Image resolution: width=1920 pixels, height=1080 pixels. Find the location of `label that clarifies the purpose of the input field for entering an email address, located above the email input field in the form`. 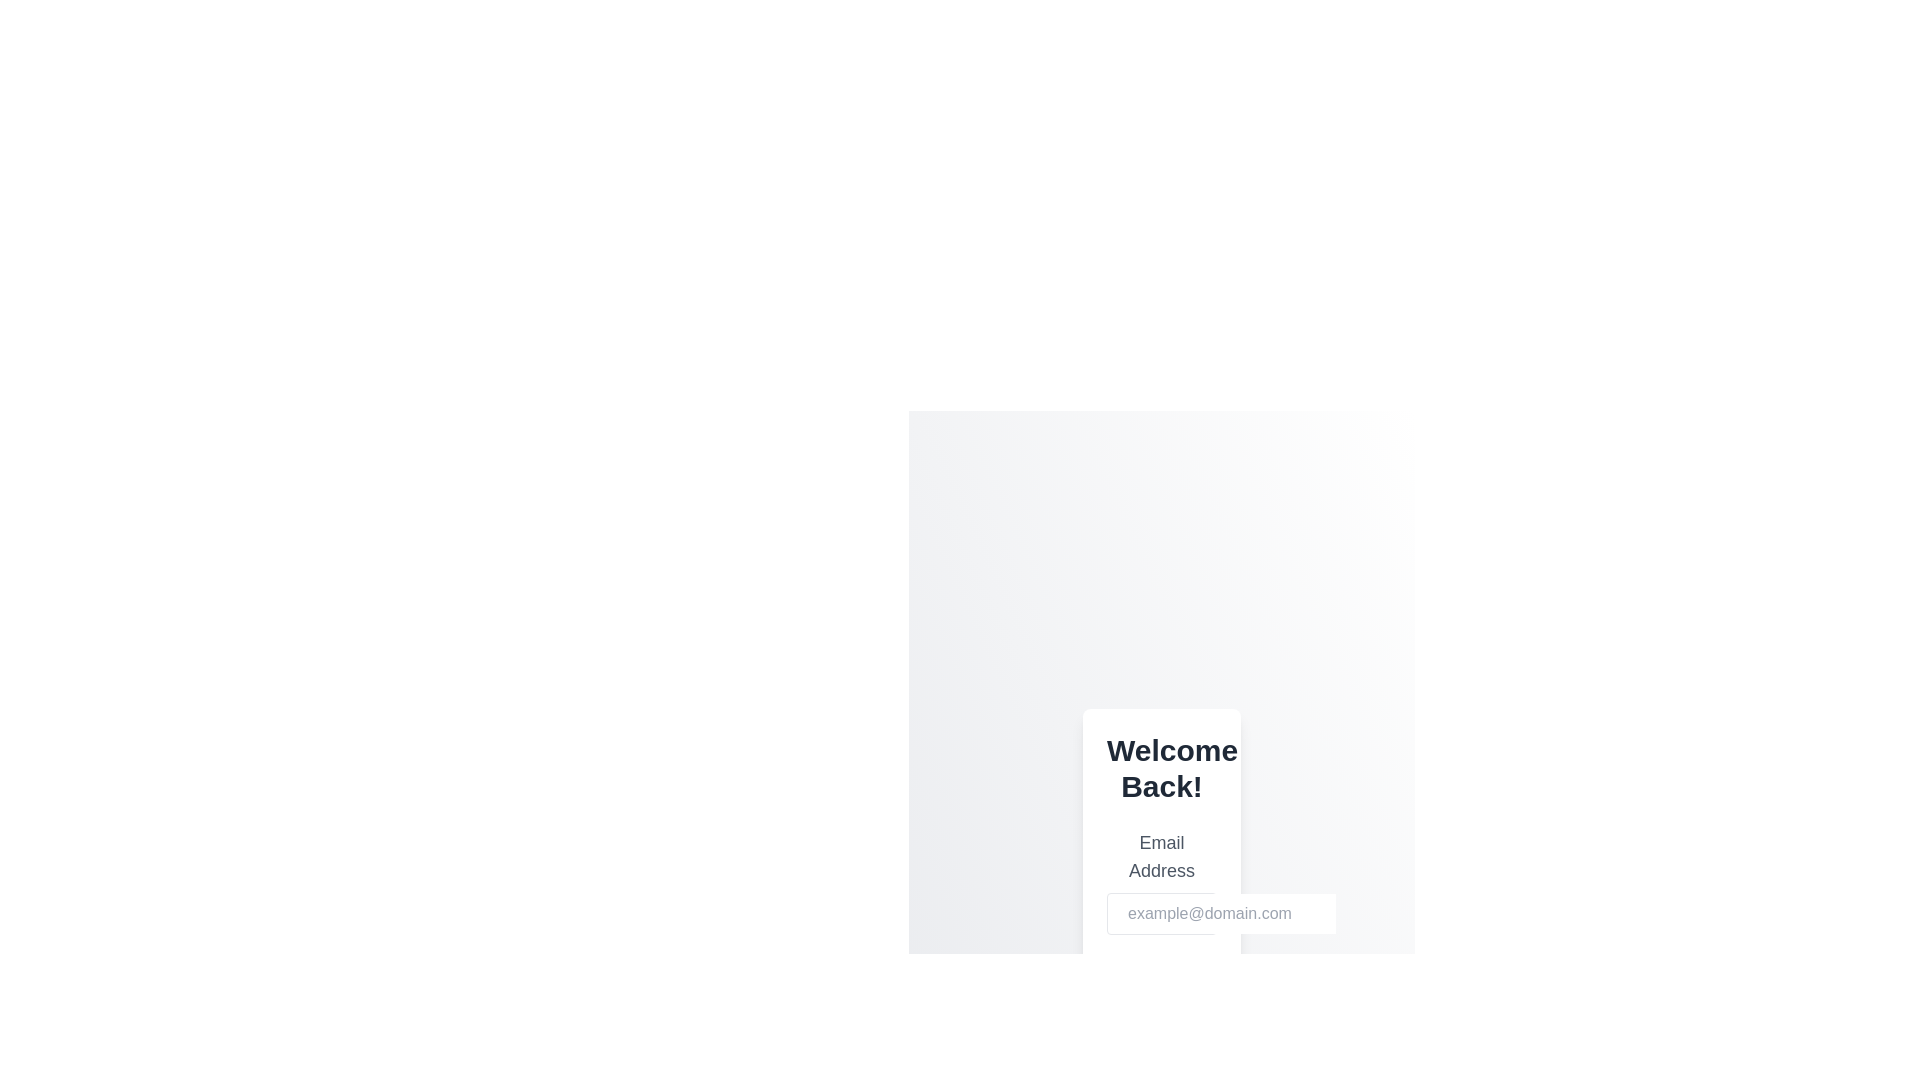

label that clarifies the purpose of the input field for entering an email address, located above the email input field in the form is located at coordinates (1161, 881).